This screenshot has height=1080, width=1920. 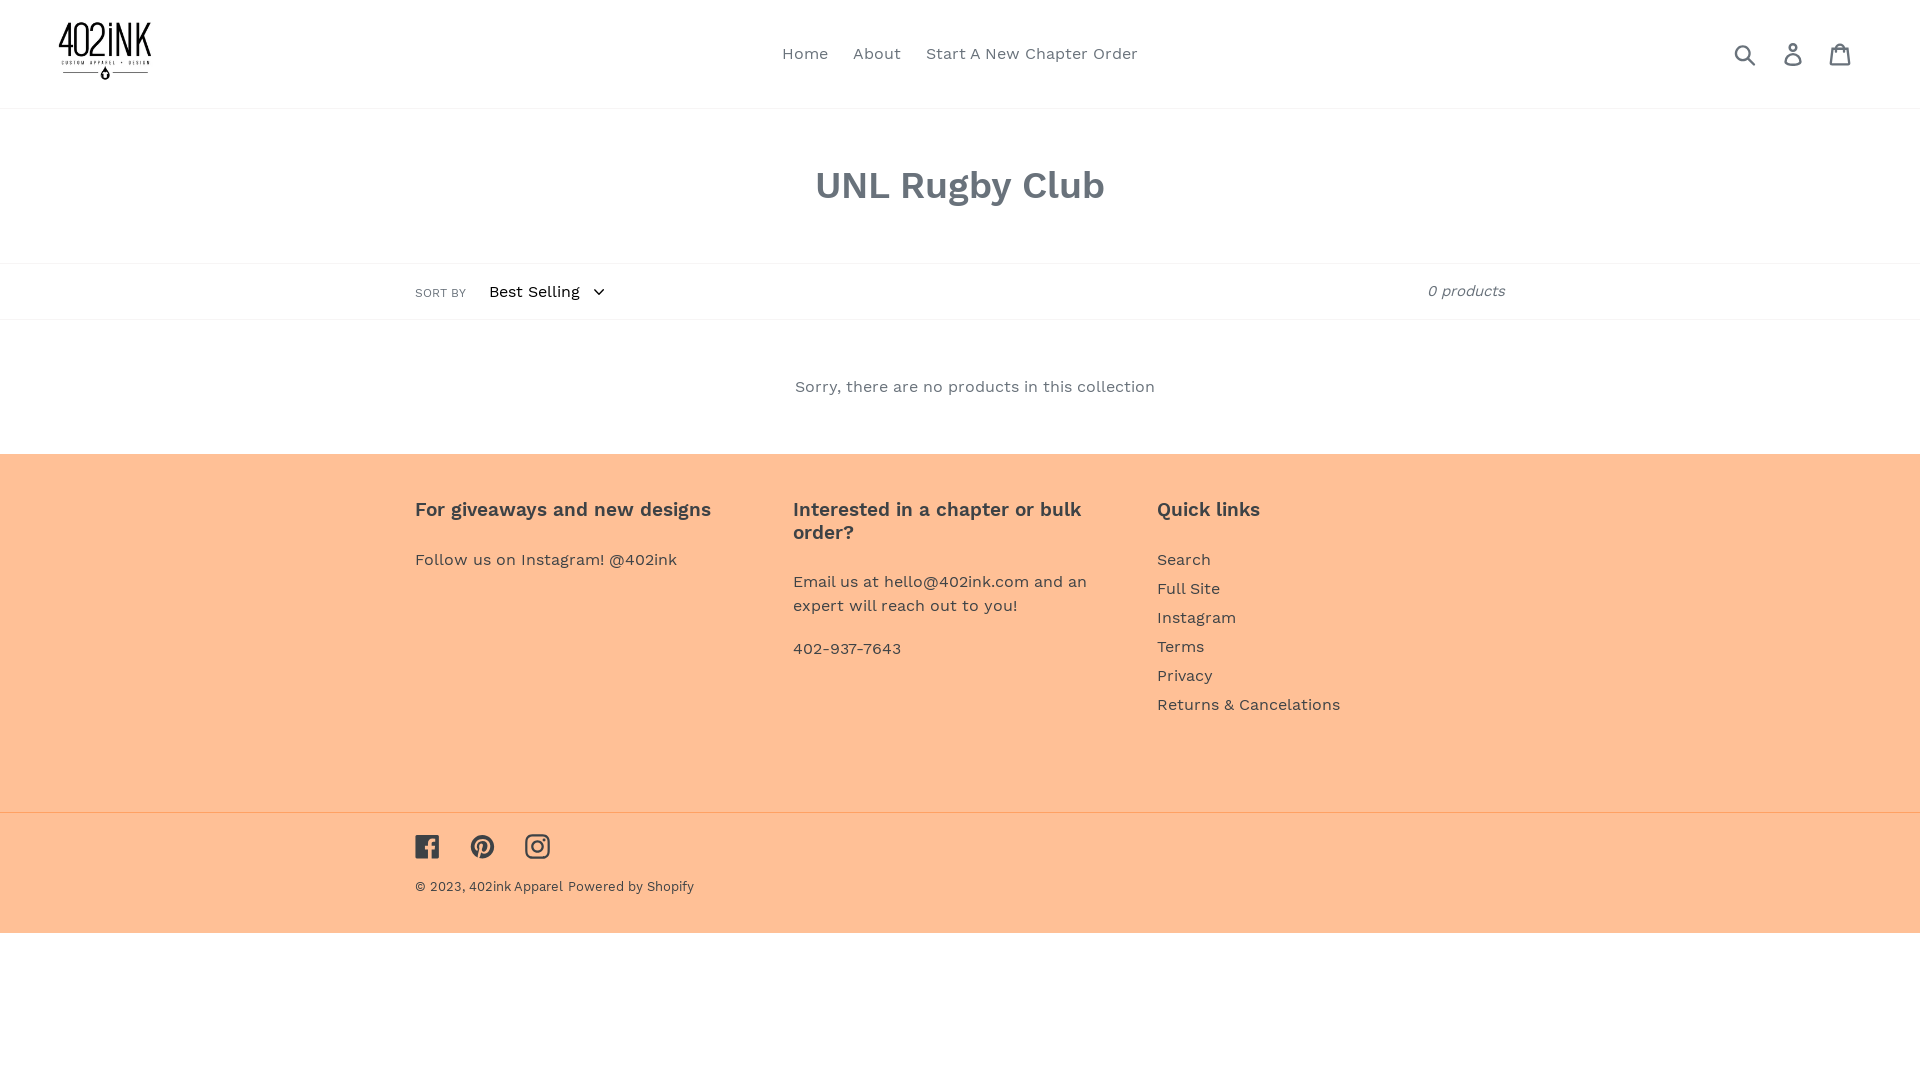 What do you see at coordinates (1721, 53) in the screenshot?
I see `'Submit'` at bounding box center [1721, 53].